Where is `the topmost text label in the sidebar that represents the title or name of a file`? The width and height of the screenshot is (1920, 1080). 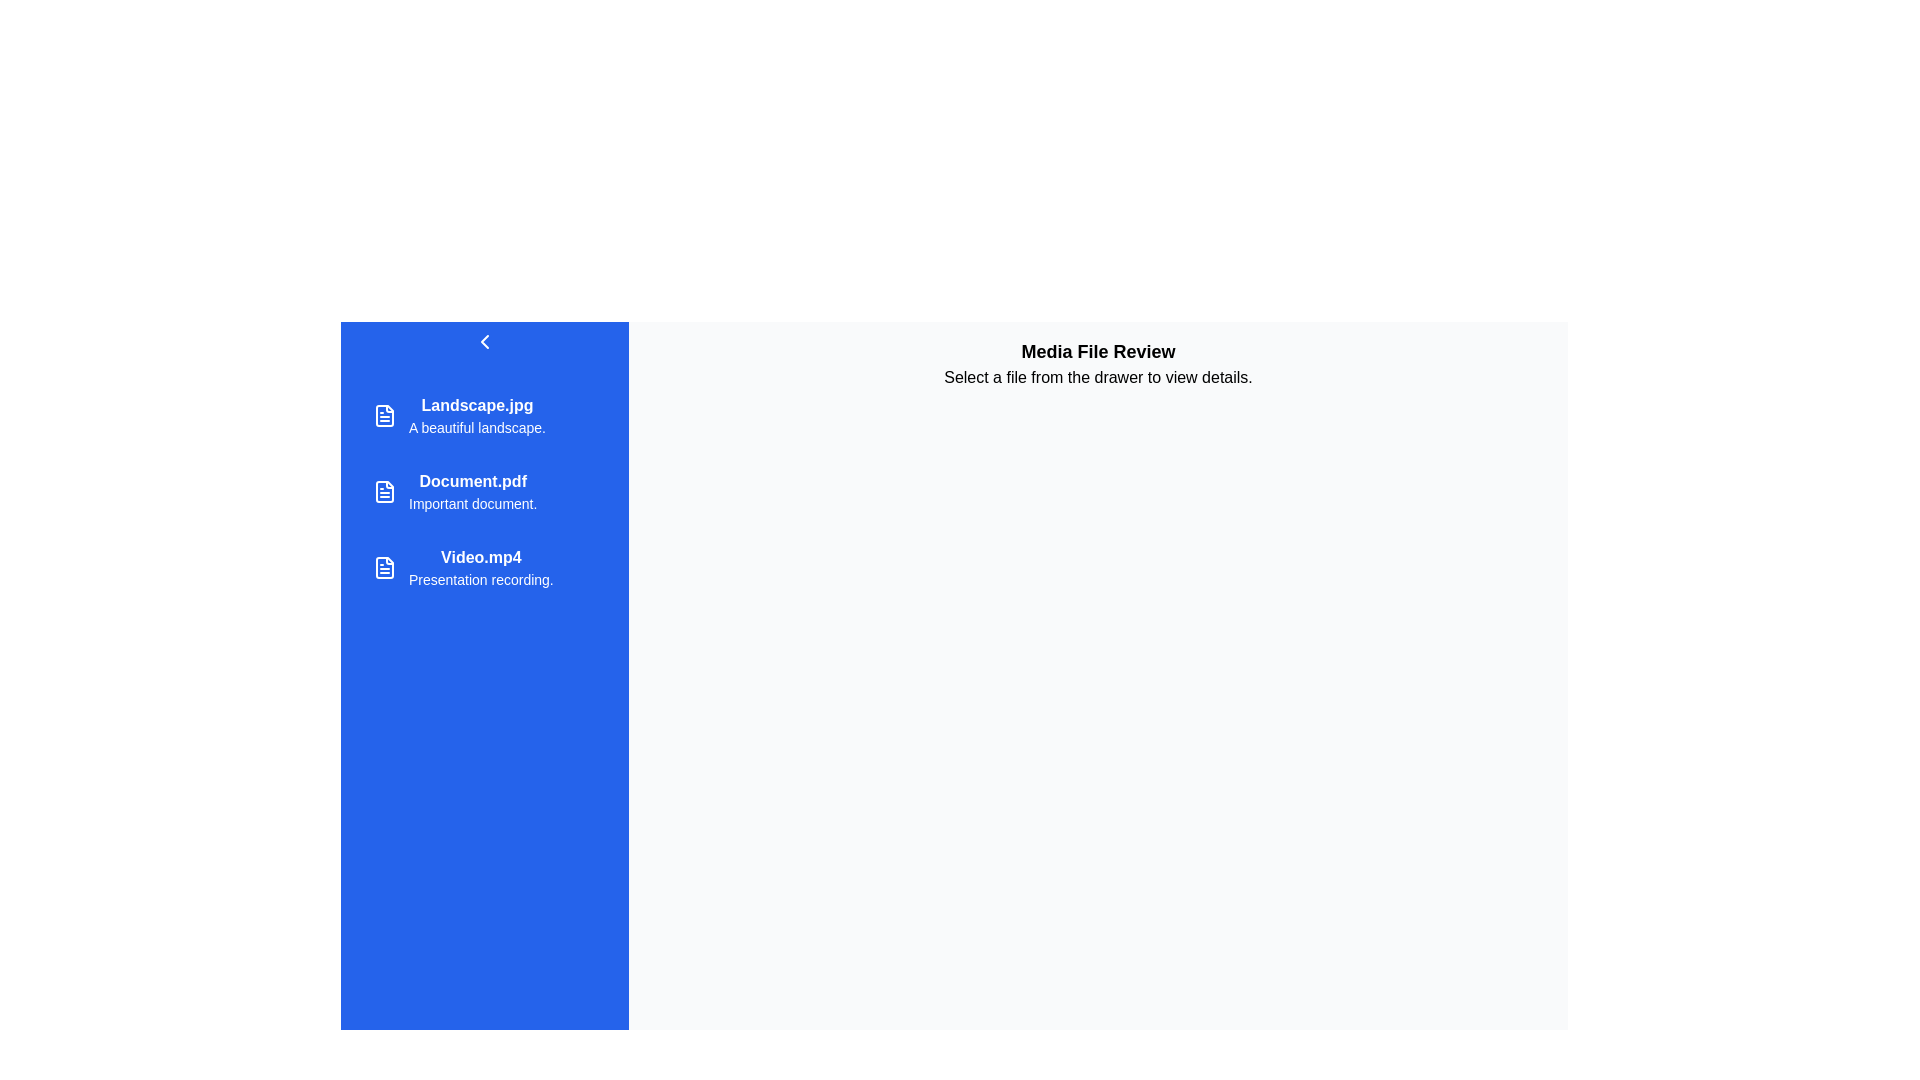 the topmost text label in the sidebar that represents the title or name of a file is located at coordinates (476, 405).